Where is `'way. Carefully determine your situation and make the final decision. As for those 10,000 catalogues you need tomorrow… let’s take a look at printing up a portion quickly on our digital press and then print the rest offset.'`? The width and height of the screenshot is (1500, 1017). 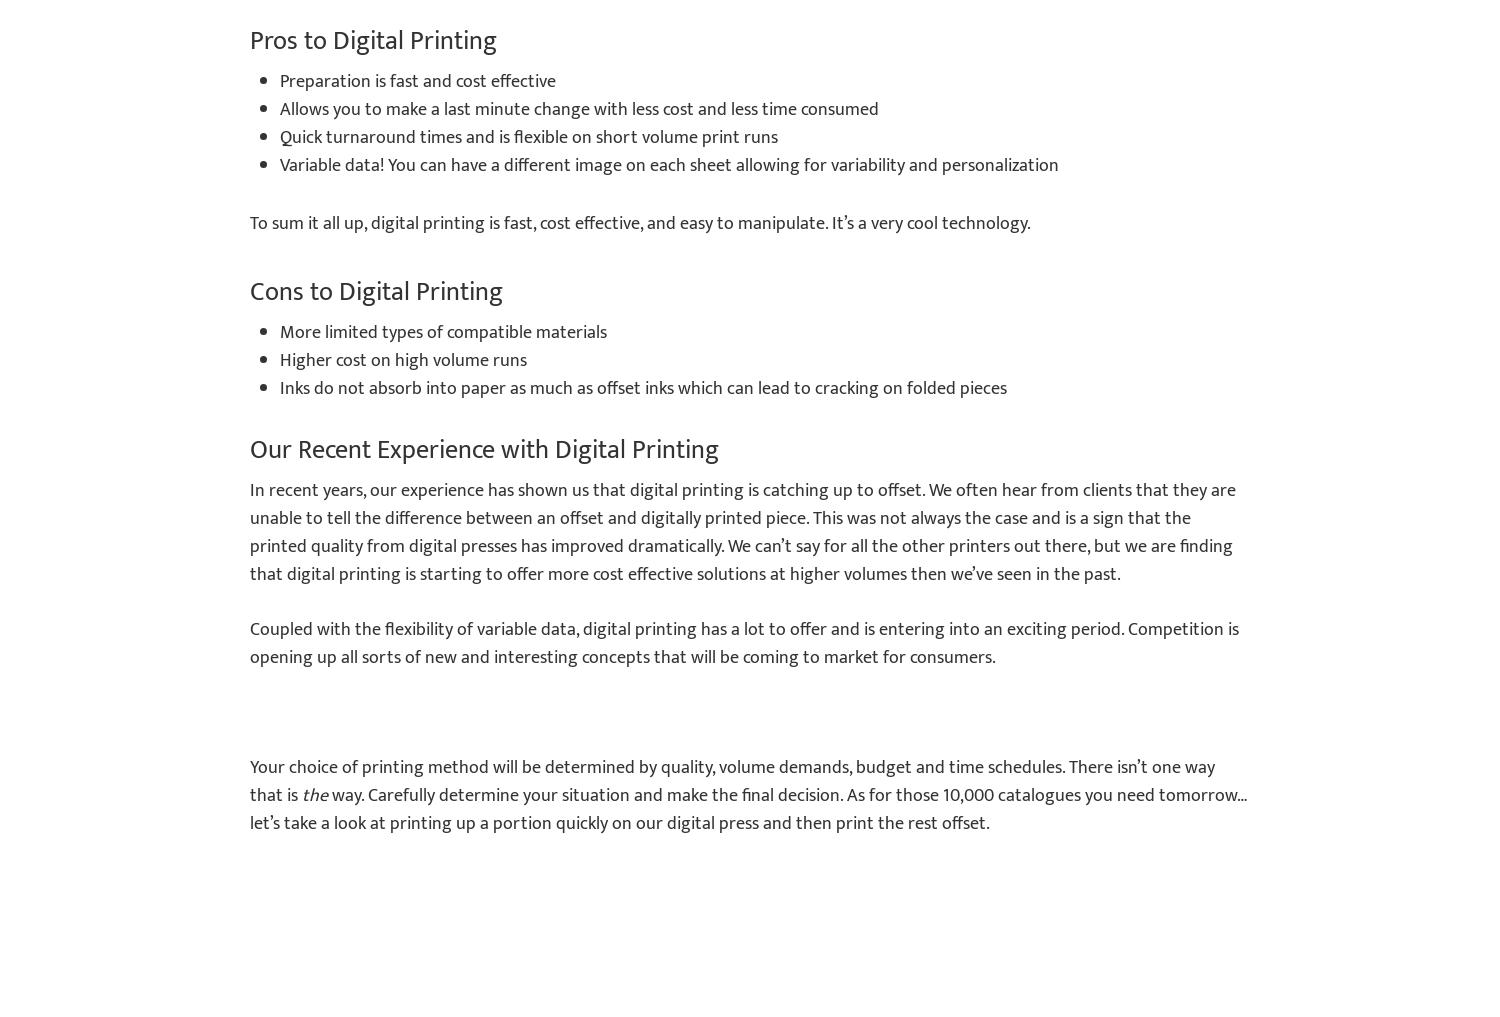 'way. Carefully determine your situation and make the final decision. As for those 10,000 catalogues you need tomorrow… let’s take a look at printing up a portion quickly on our digital press and then print the rest offset.' is located at coordinates (747, 809).